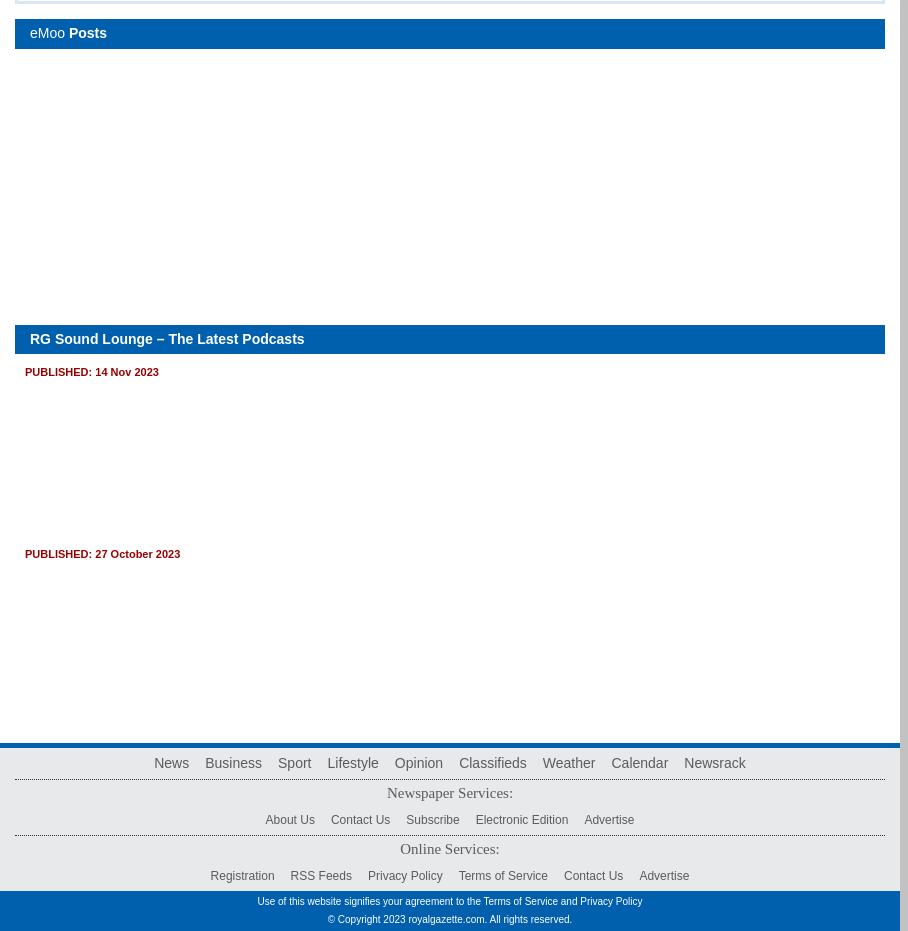 The width and height of the screenshot is (908, 931). I want to click on 'Online Services:', so click(449, 847).